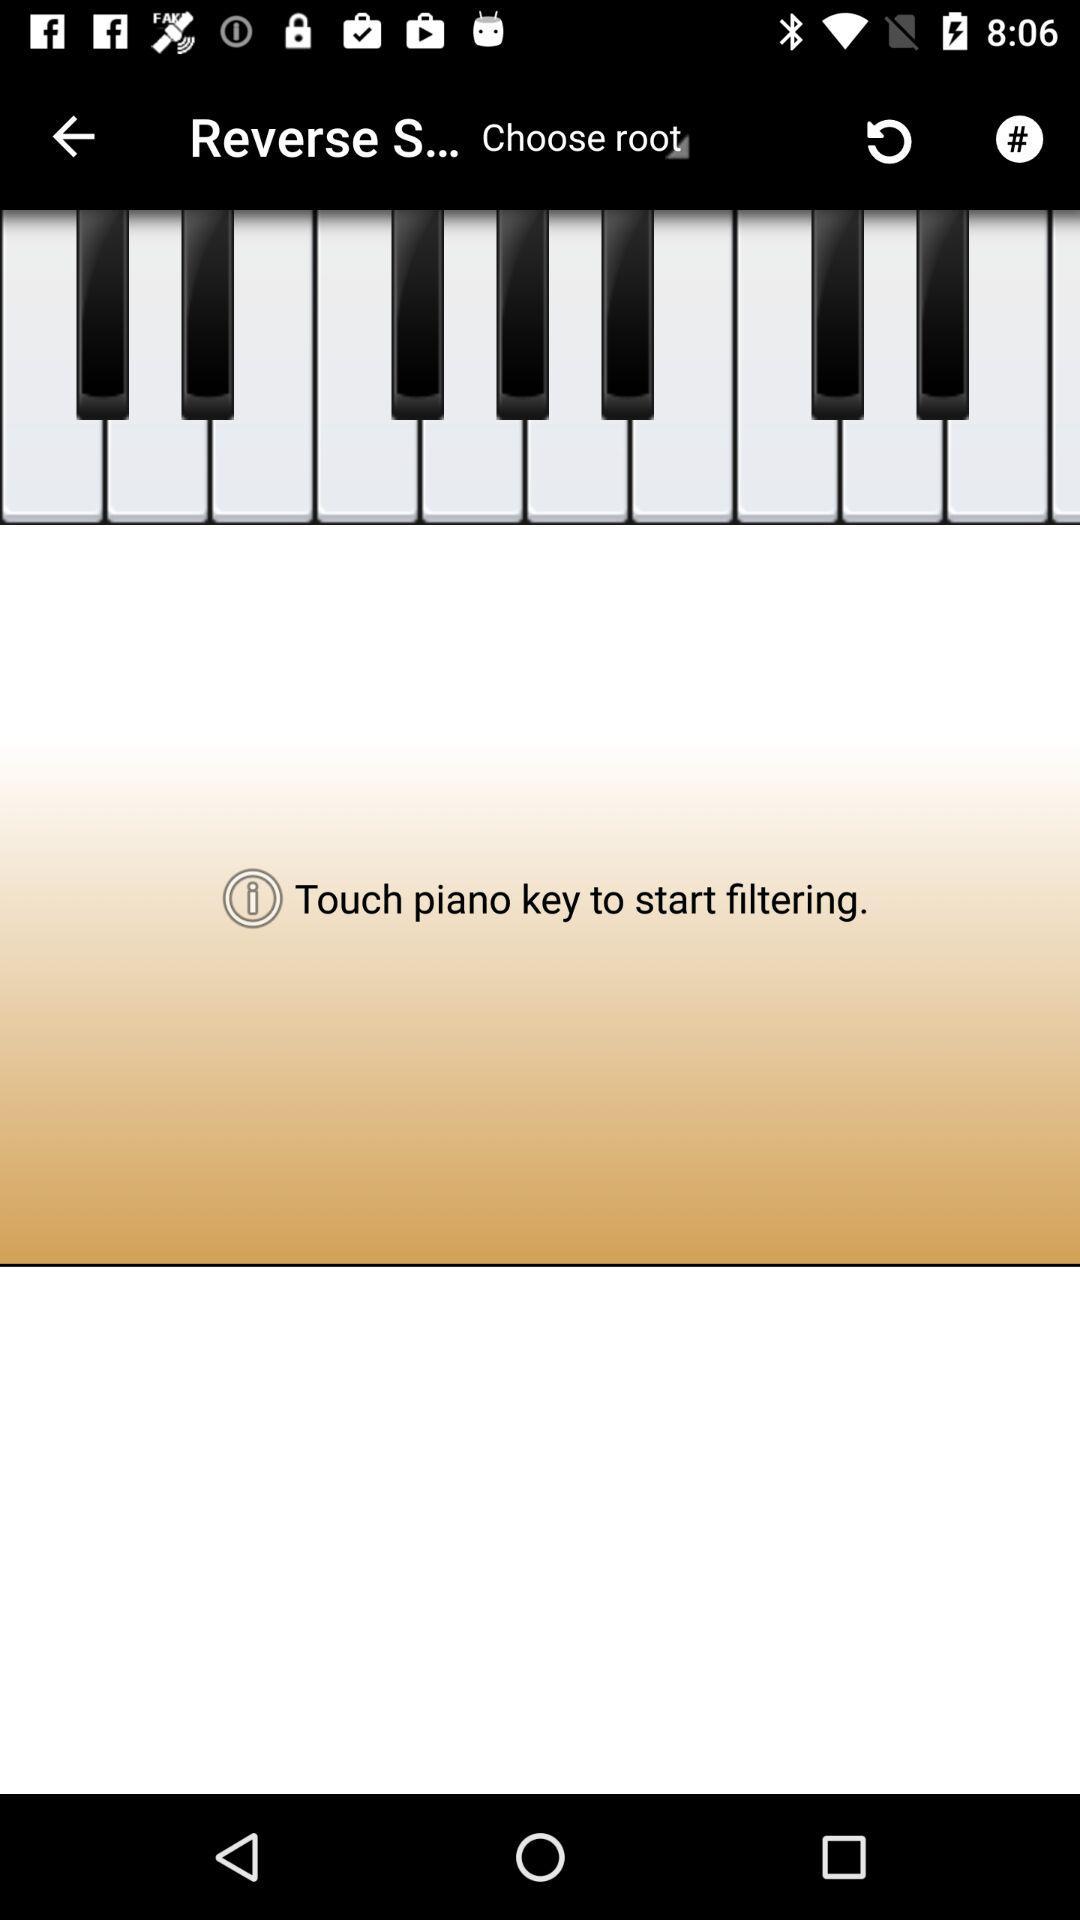  I want to click on f note, so click(367, 367).